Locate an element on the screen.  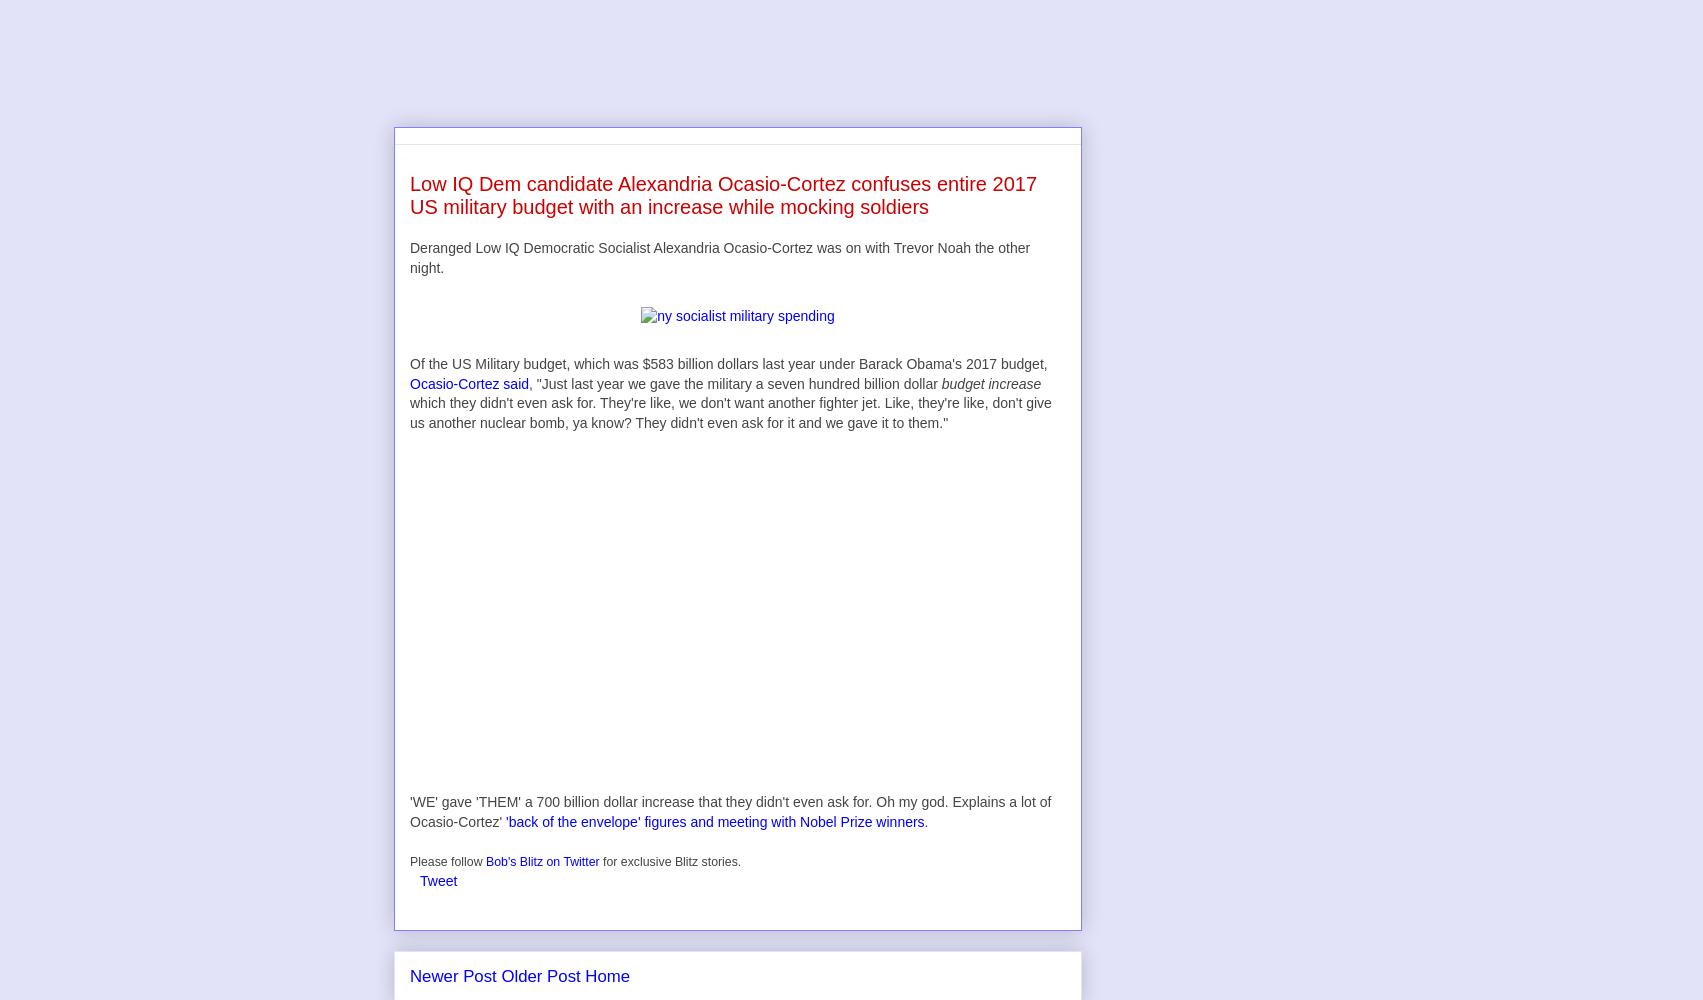
'Ocasio-Cortez said' is located at coordinates (410, 383).